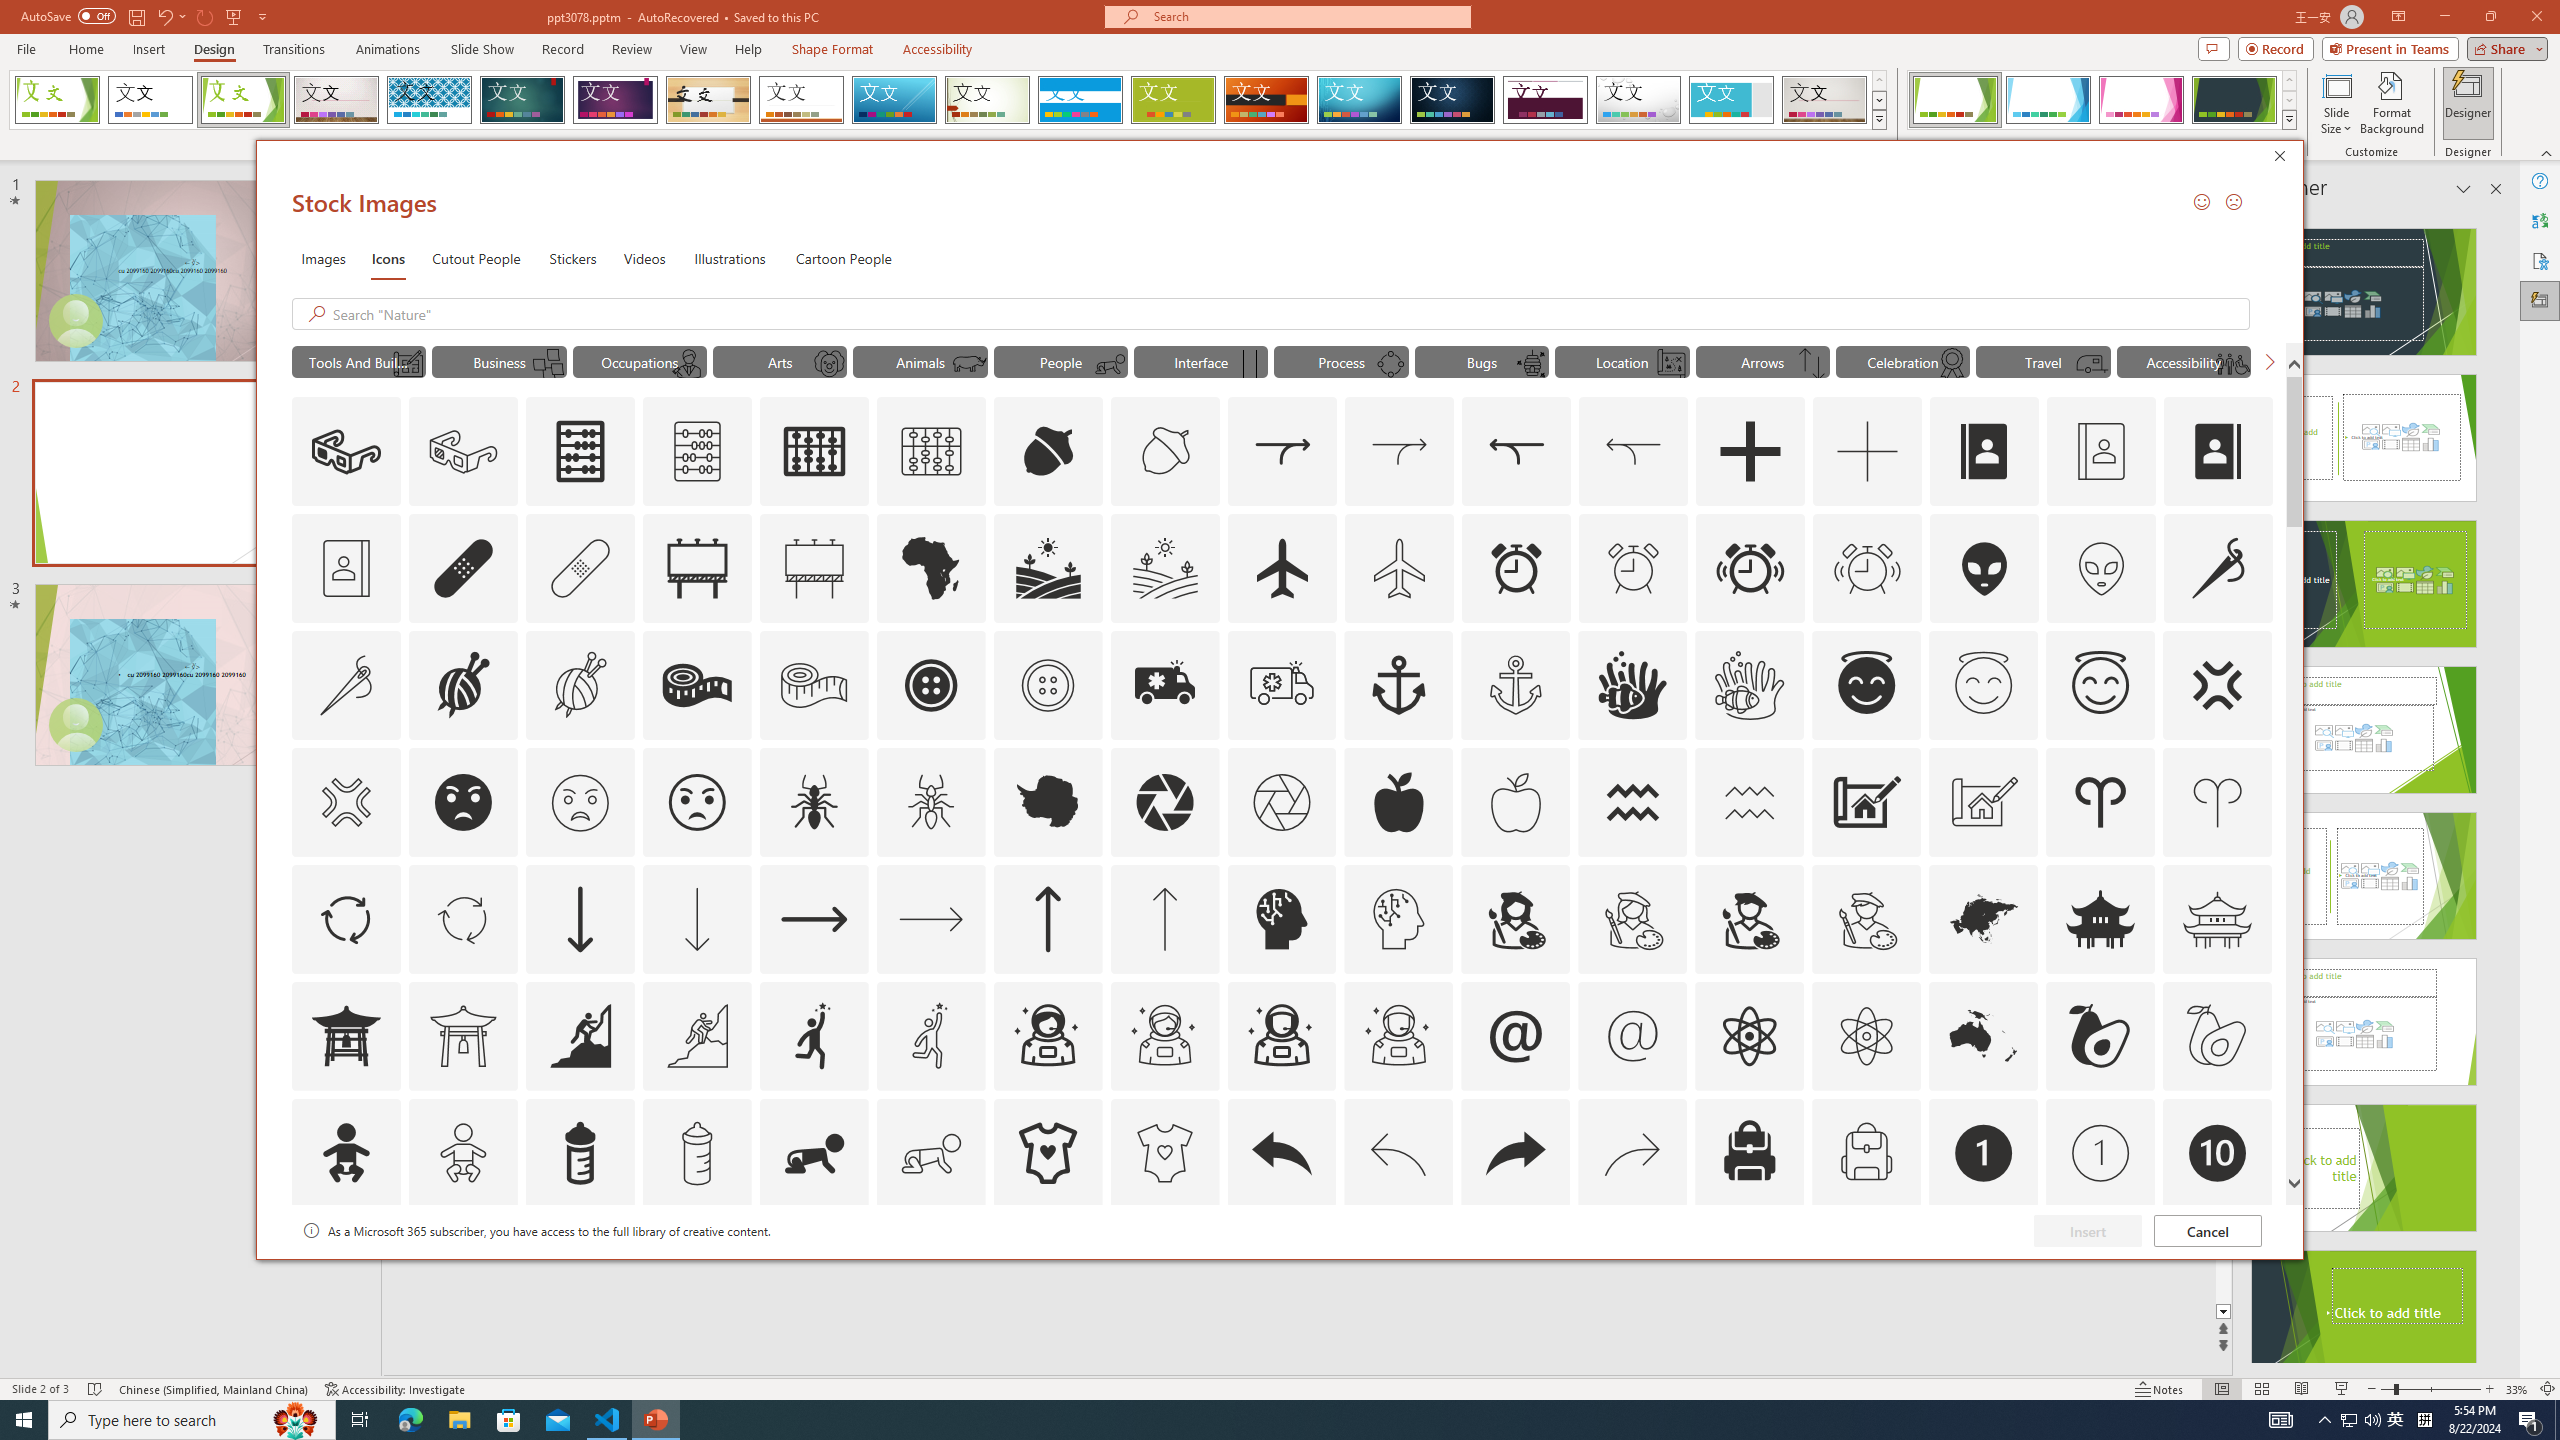 This screenshot has height=1440, width=2560. Describe the element at coordinates (2047, 99) in the screenshot. I see `'Facet Variant 2'` at that location.